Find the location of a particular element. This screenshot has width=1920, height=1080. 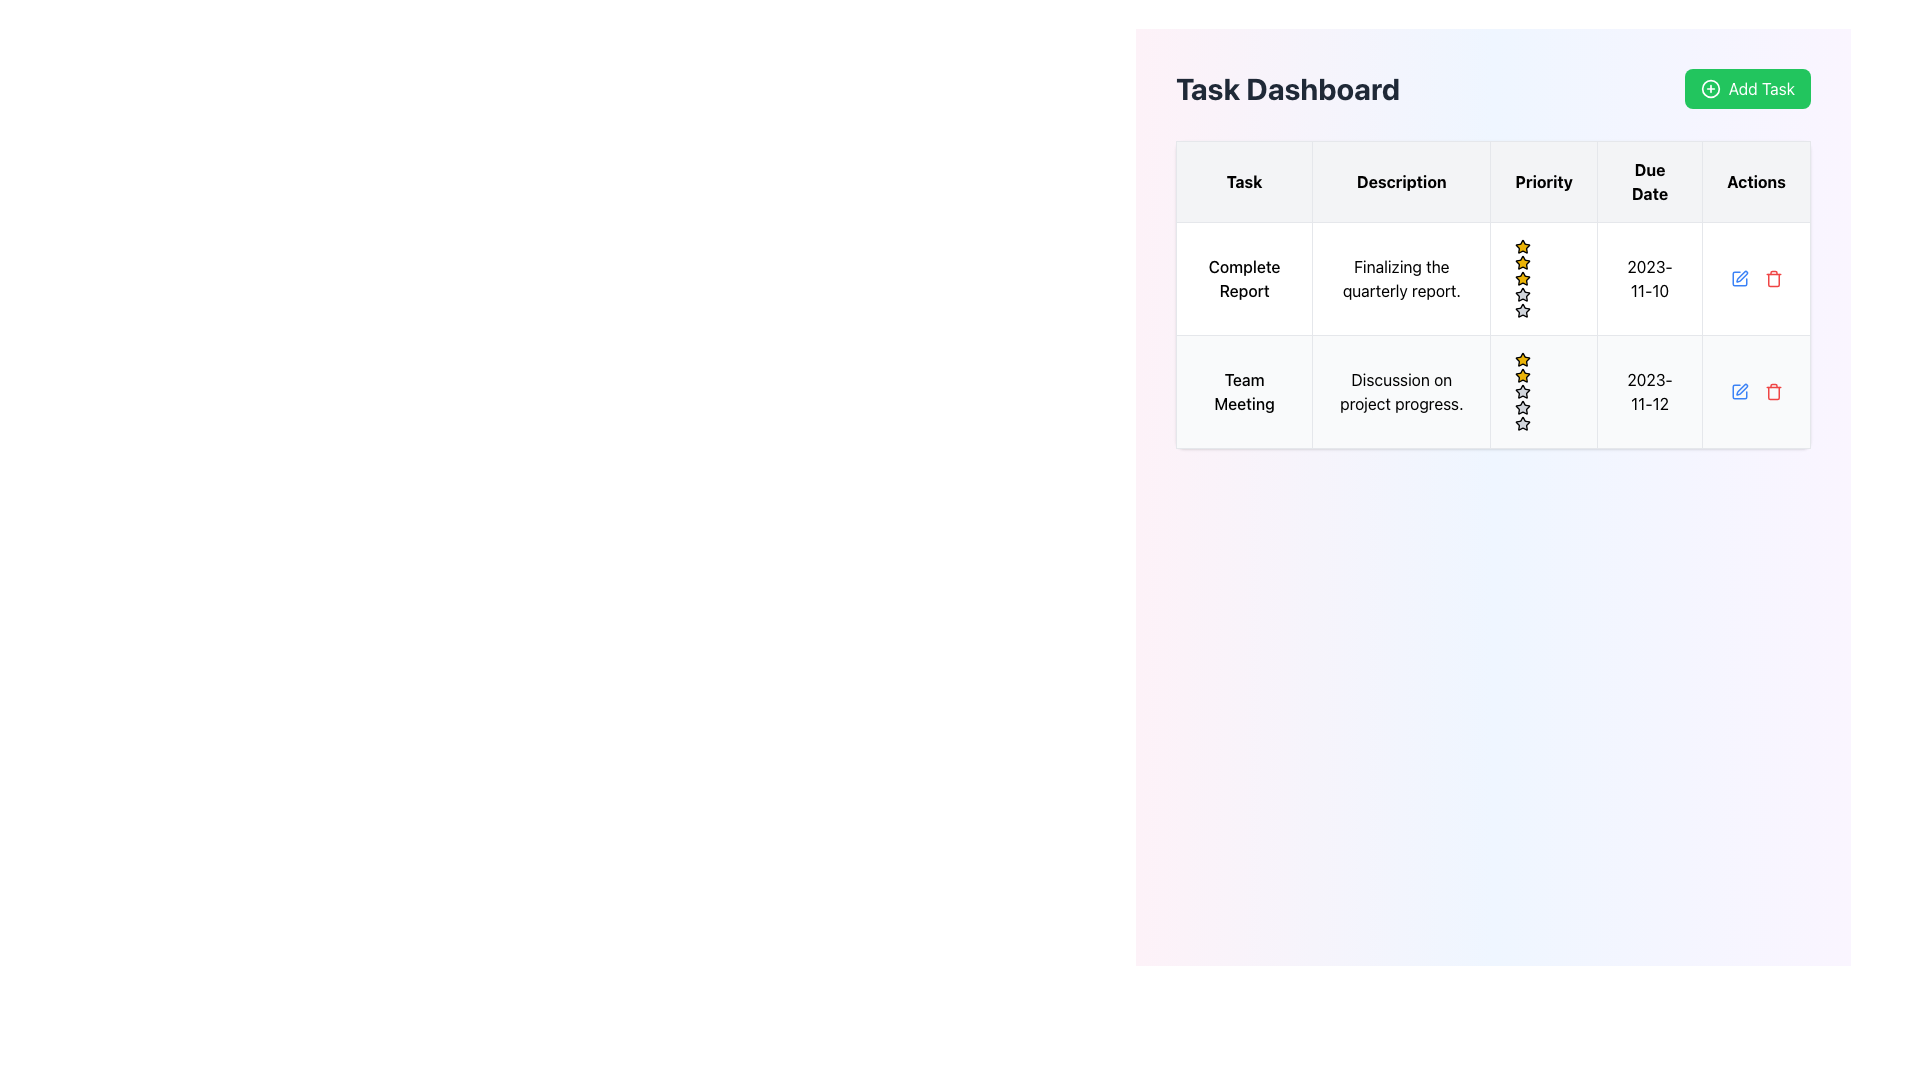

the fifth star-shaped rating icon with a yellow fill and black border in the 'Priority' column for the 'Complete Report' task row is located at coordinates (1522, 278).